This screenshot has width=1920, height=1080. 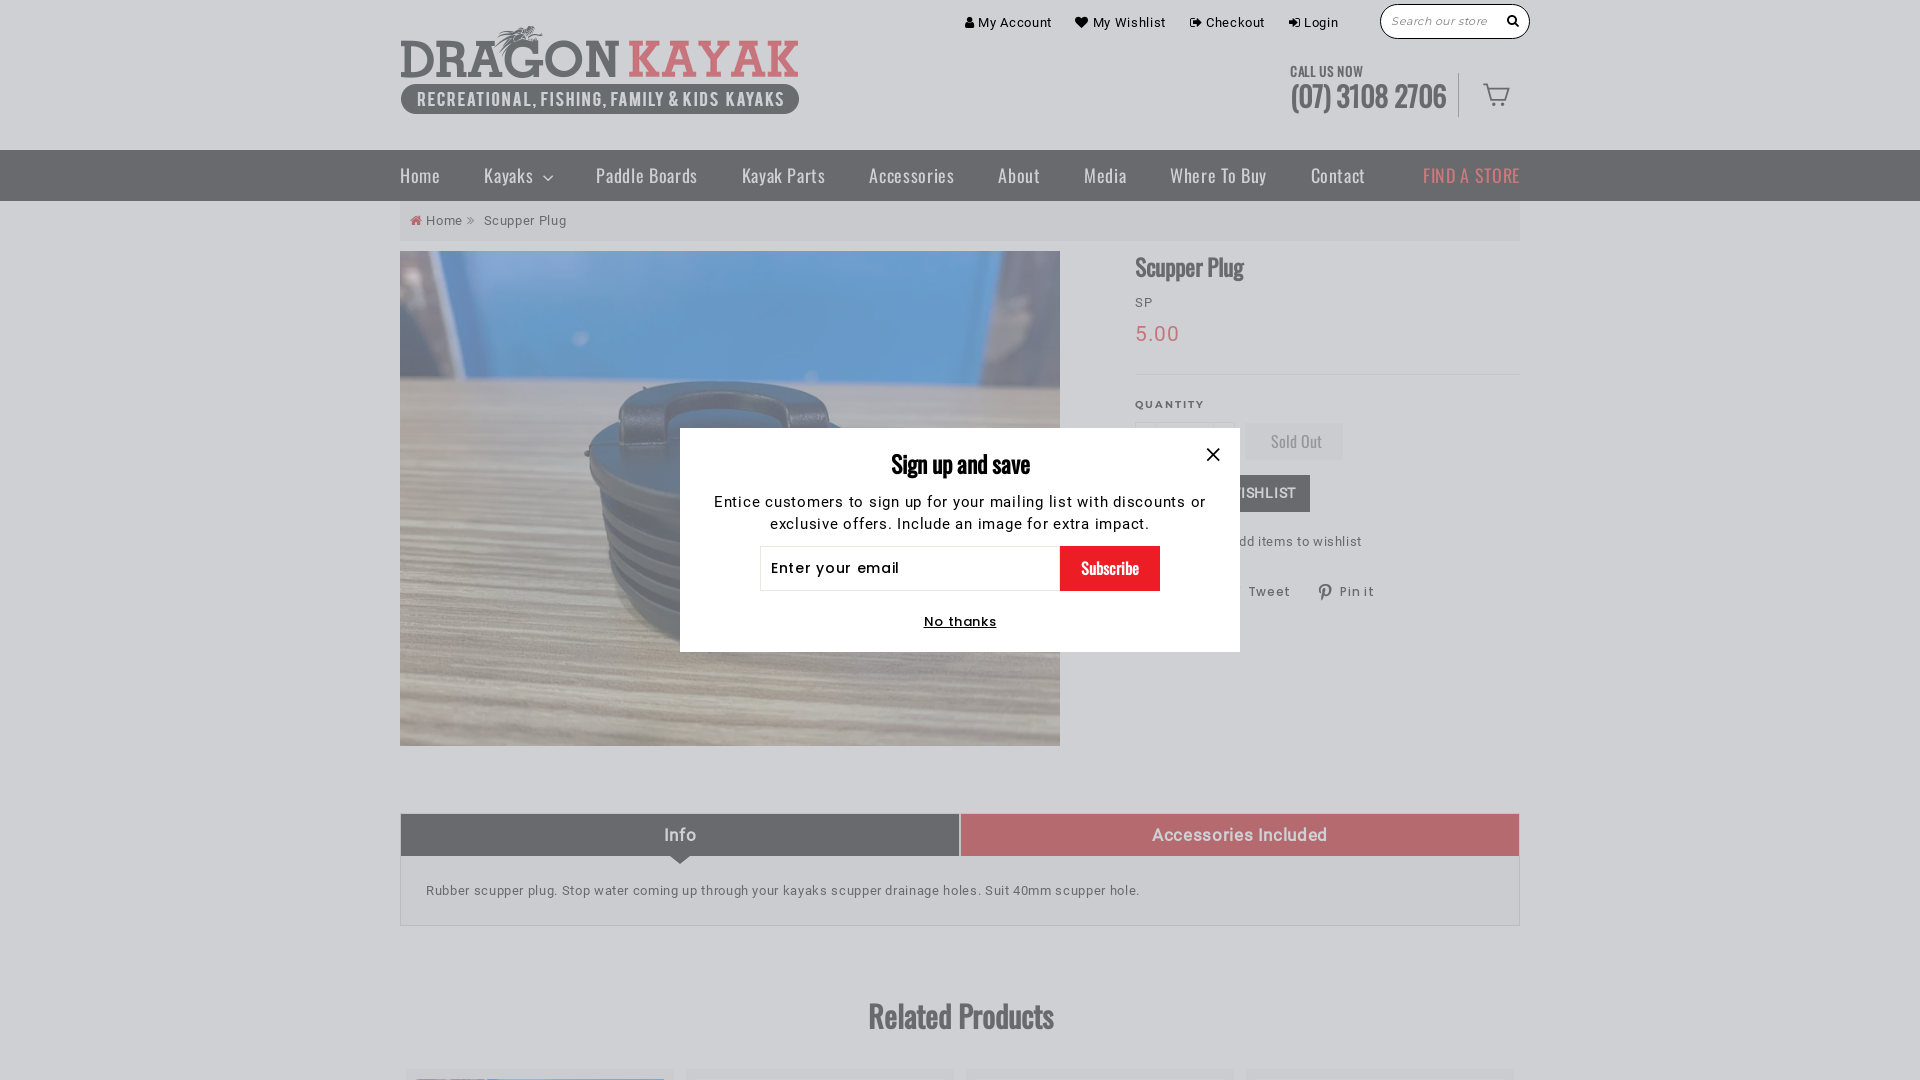 What do you see at coordinates (1222, 439) in the screenshot?
I see `'+'` at bounding box center [1222, 439].